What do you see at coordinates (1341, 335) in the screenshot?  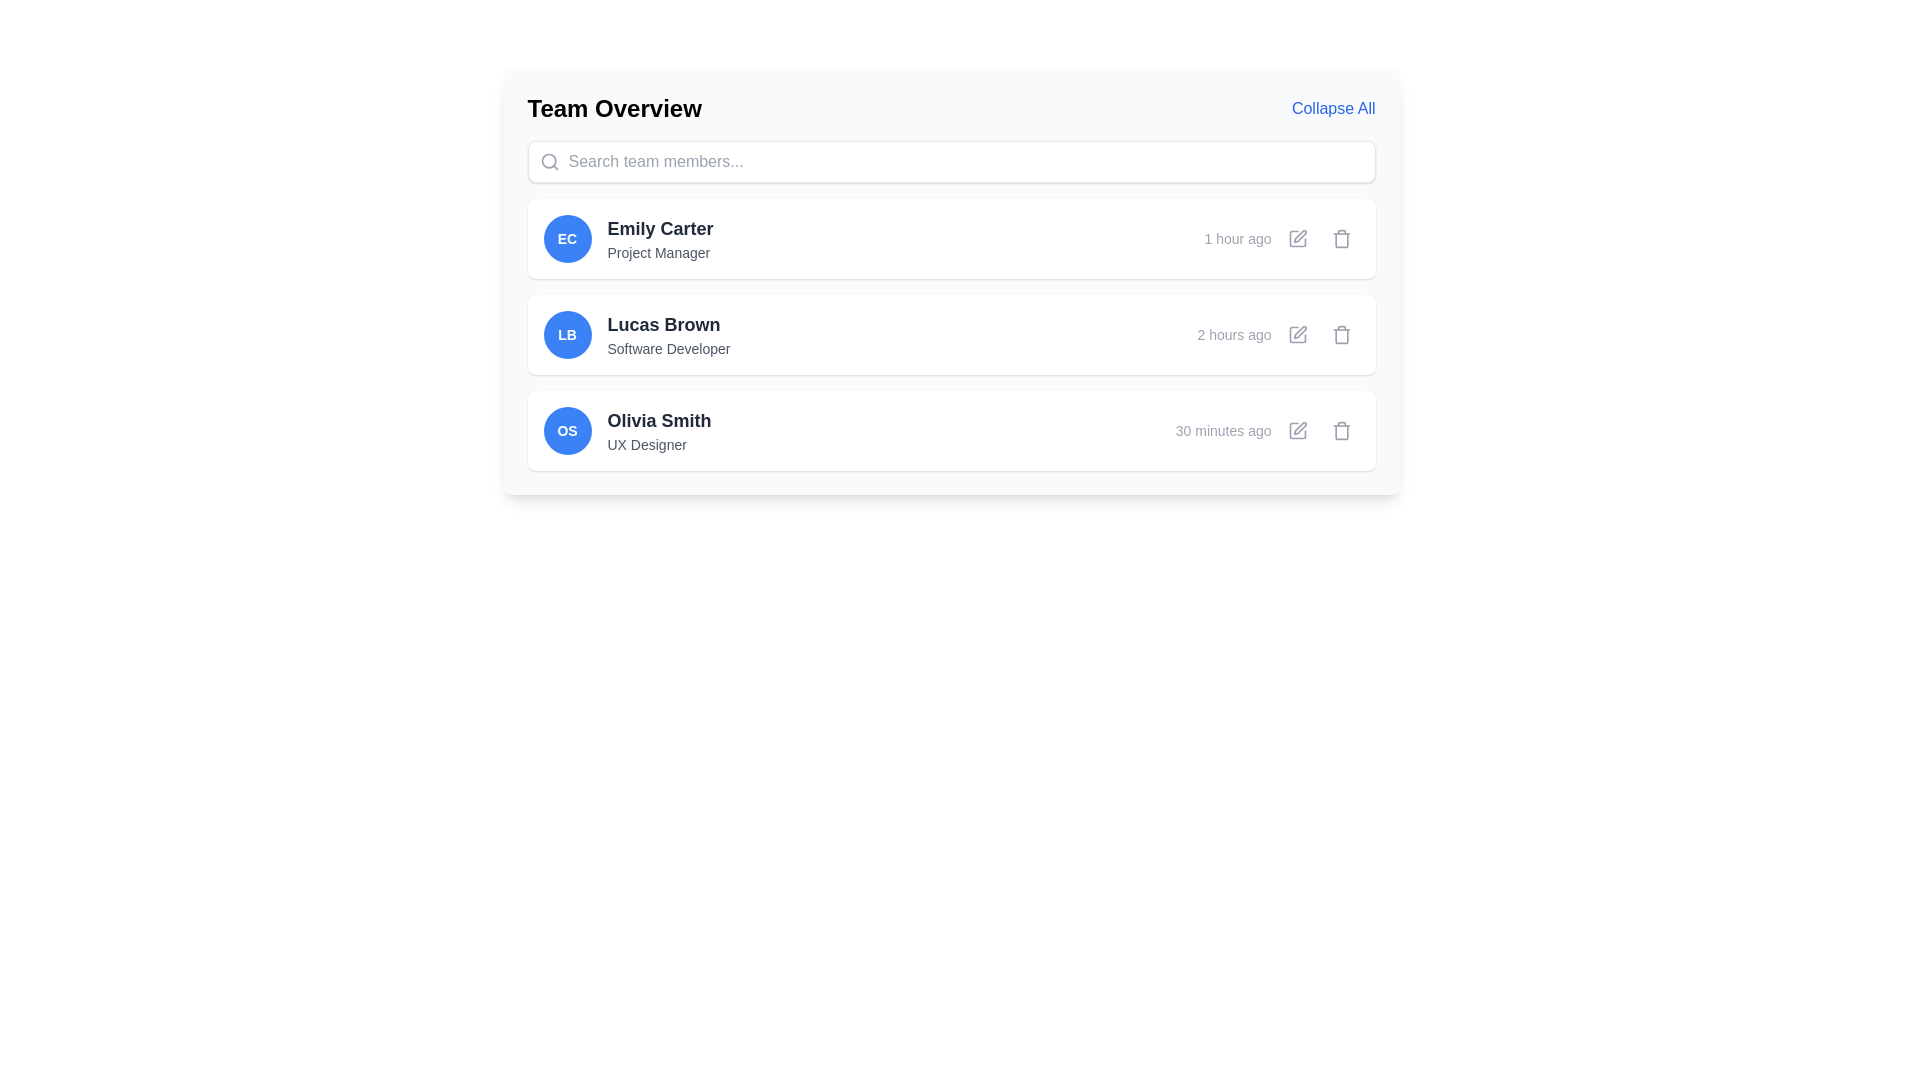 I see `the trash bin icon associated with the 'Lucas Brown' row in the 'Team Overview' section` at bounding box center [1341, 335].